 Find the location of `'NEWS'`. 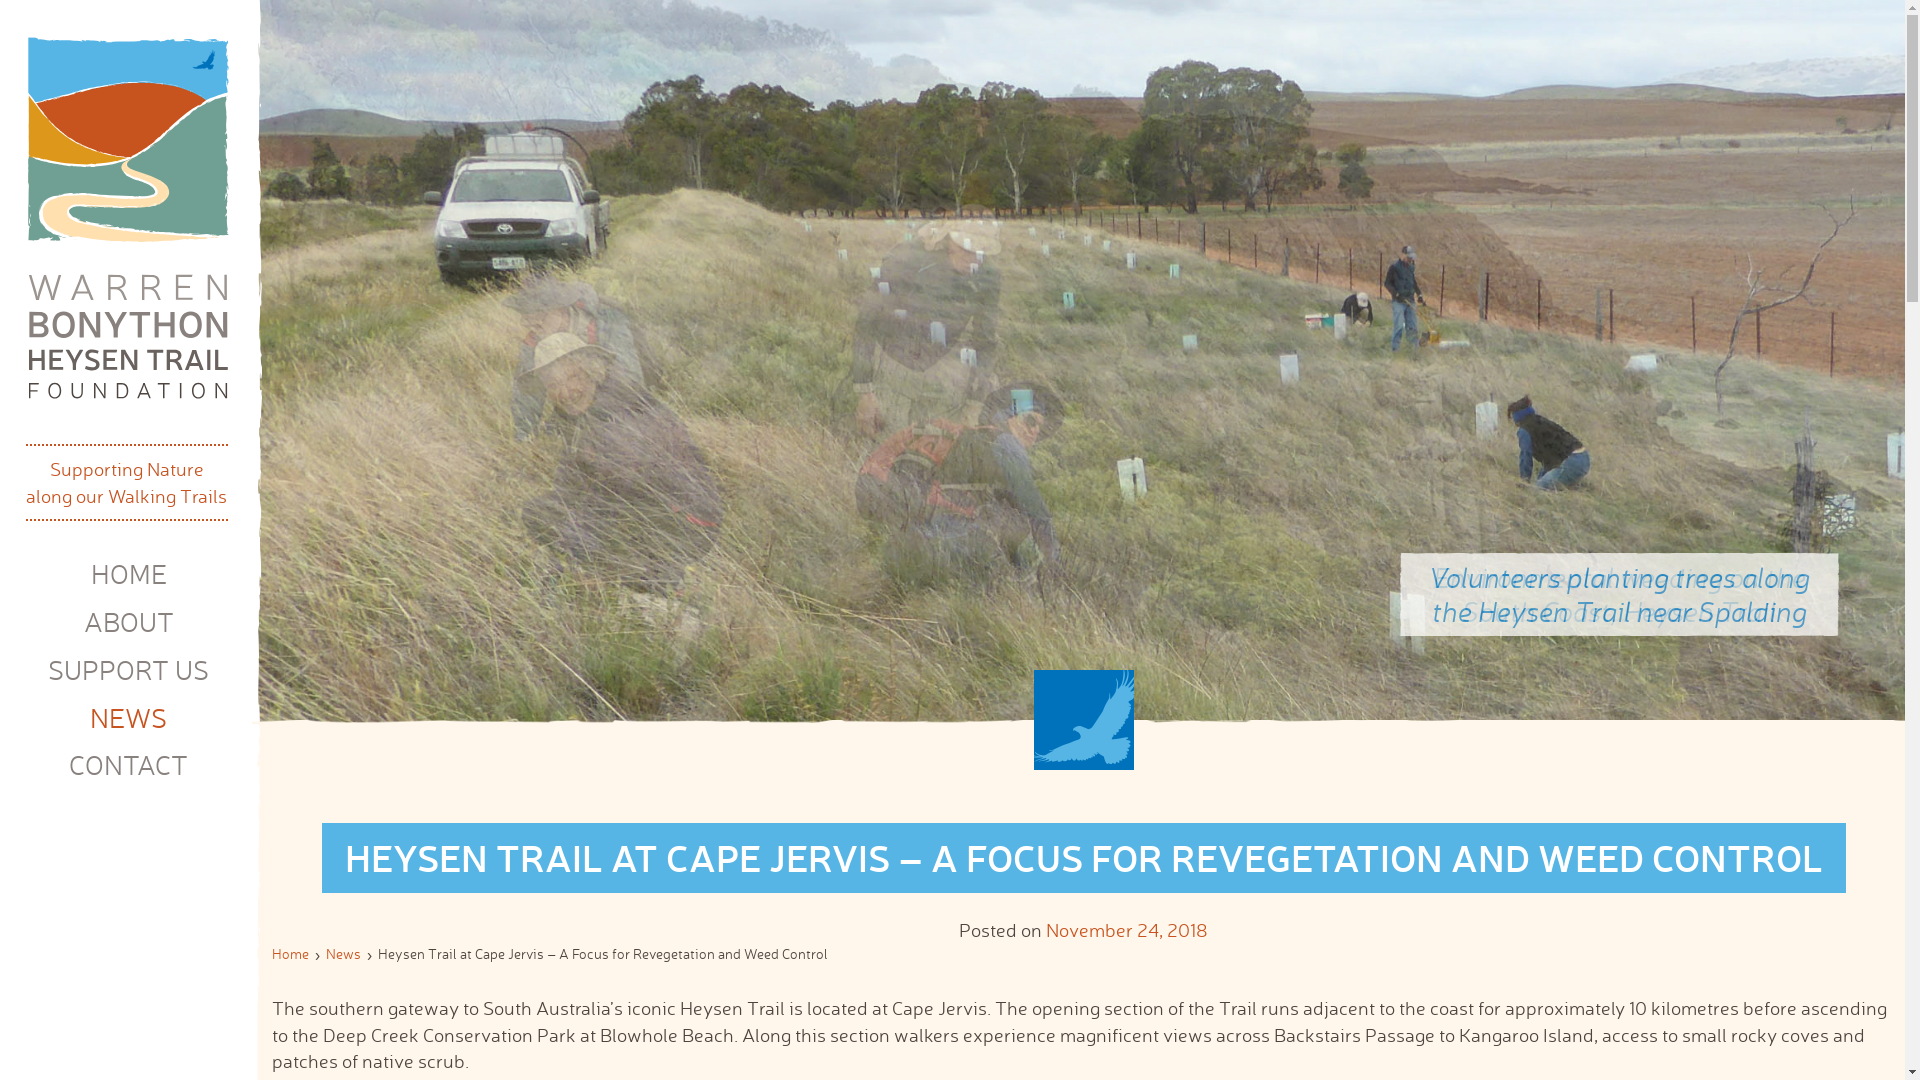

'NEWS' is located at coordinates (89, 716).